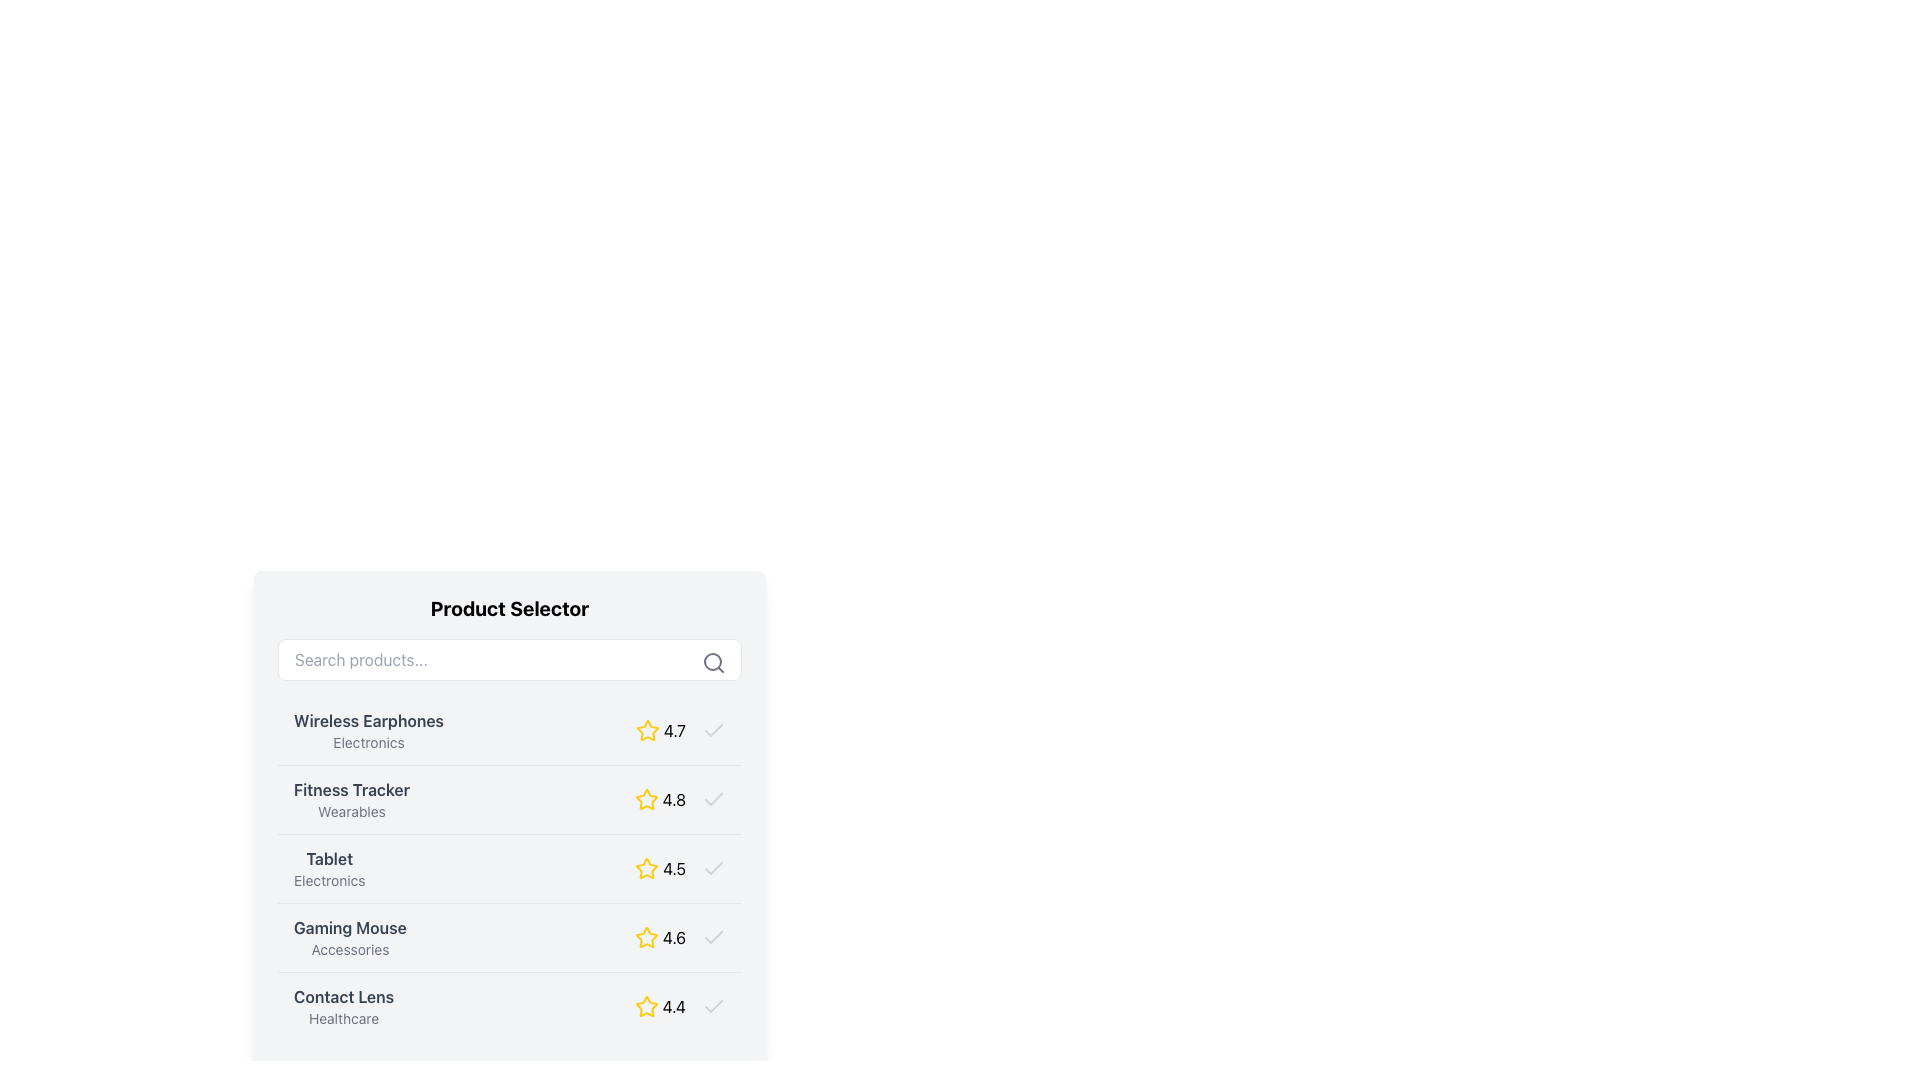 This screenshot has width=1920, height=1080. I want to click on the small yellow star icon with a hollow center, which is located in the last item of a vertically aligned list and is adjacent to the rating value of 4.4, so click(646, 1006).